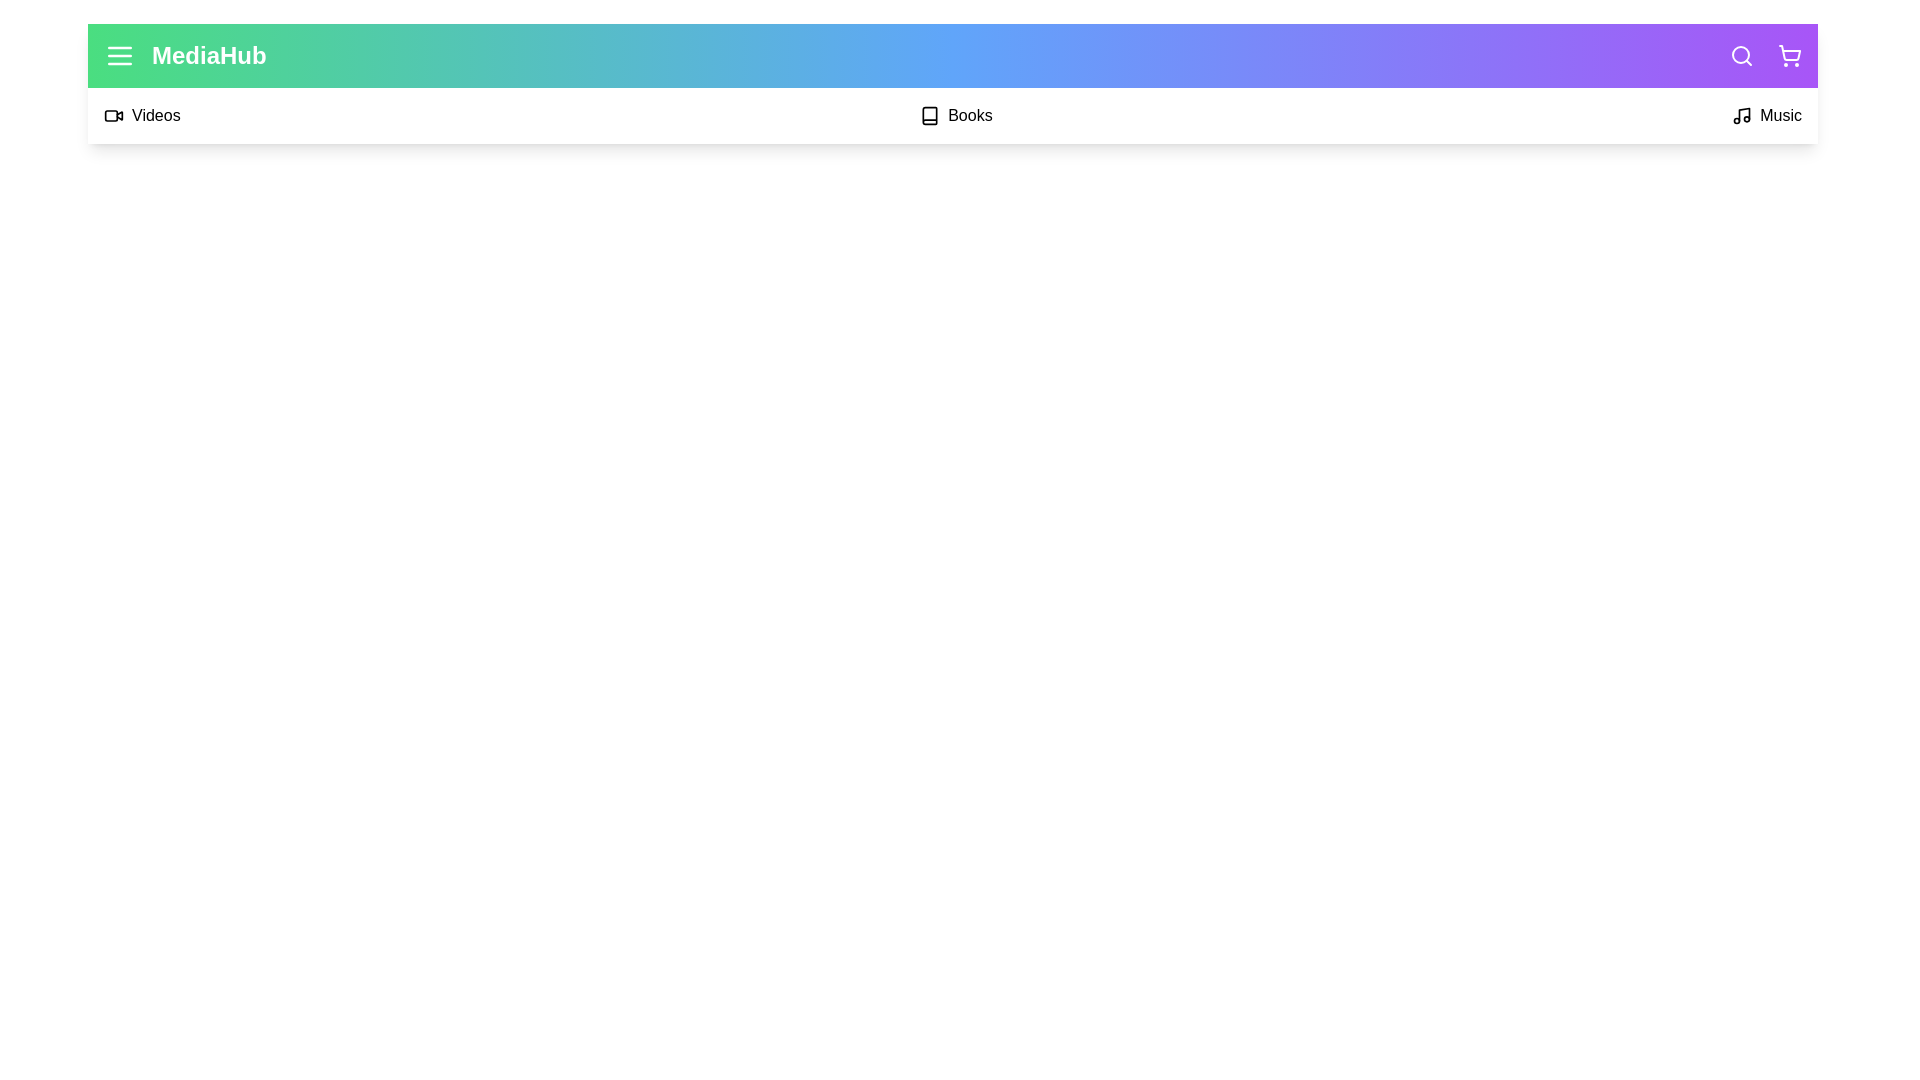  I want to click on the Videos menu item to navigate to the Videos section, so click(141, 115).